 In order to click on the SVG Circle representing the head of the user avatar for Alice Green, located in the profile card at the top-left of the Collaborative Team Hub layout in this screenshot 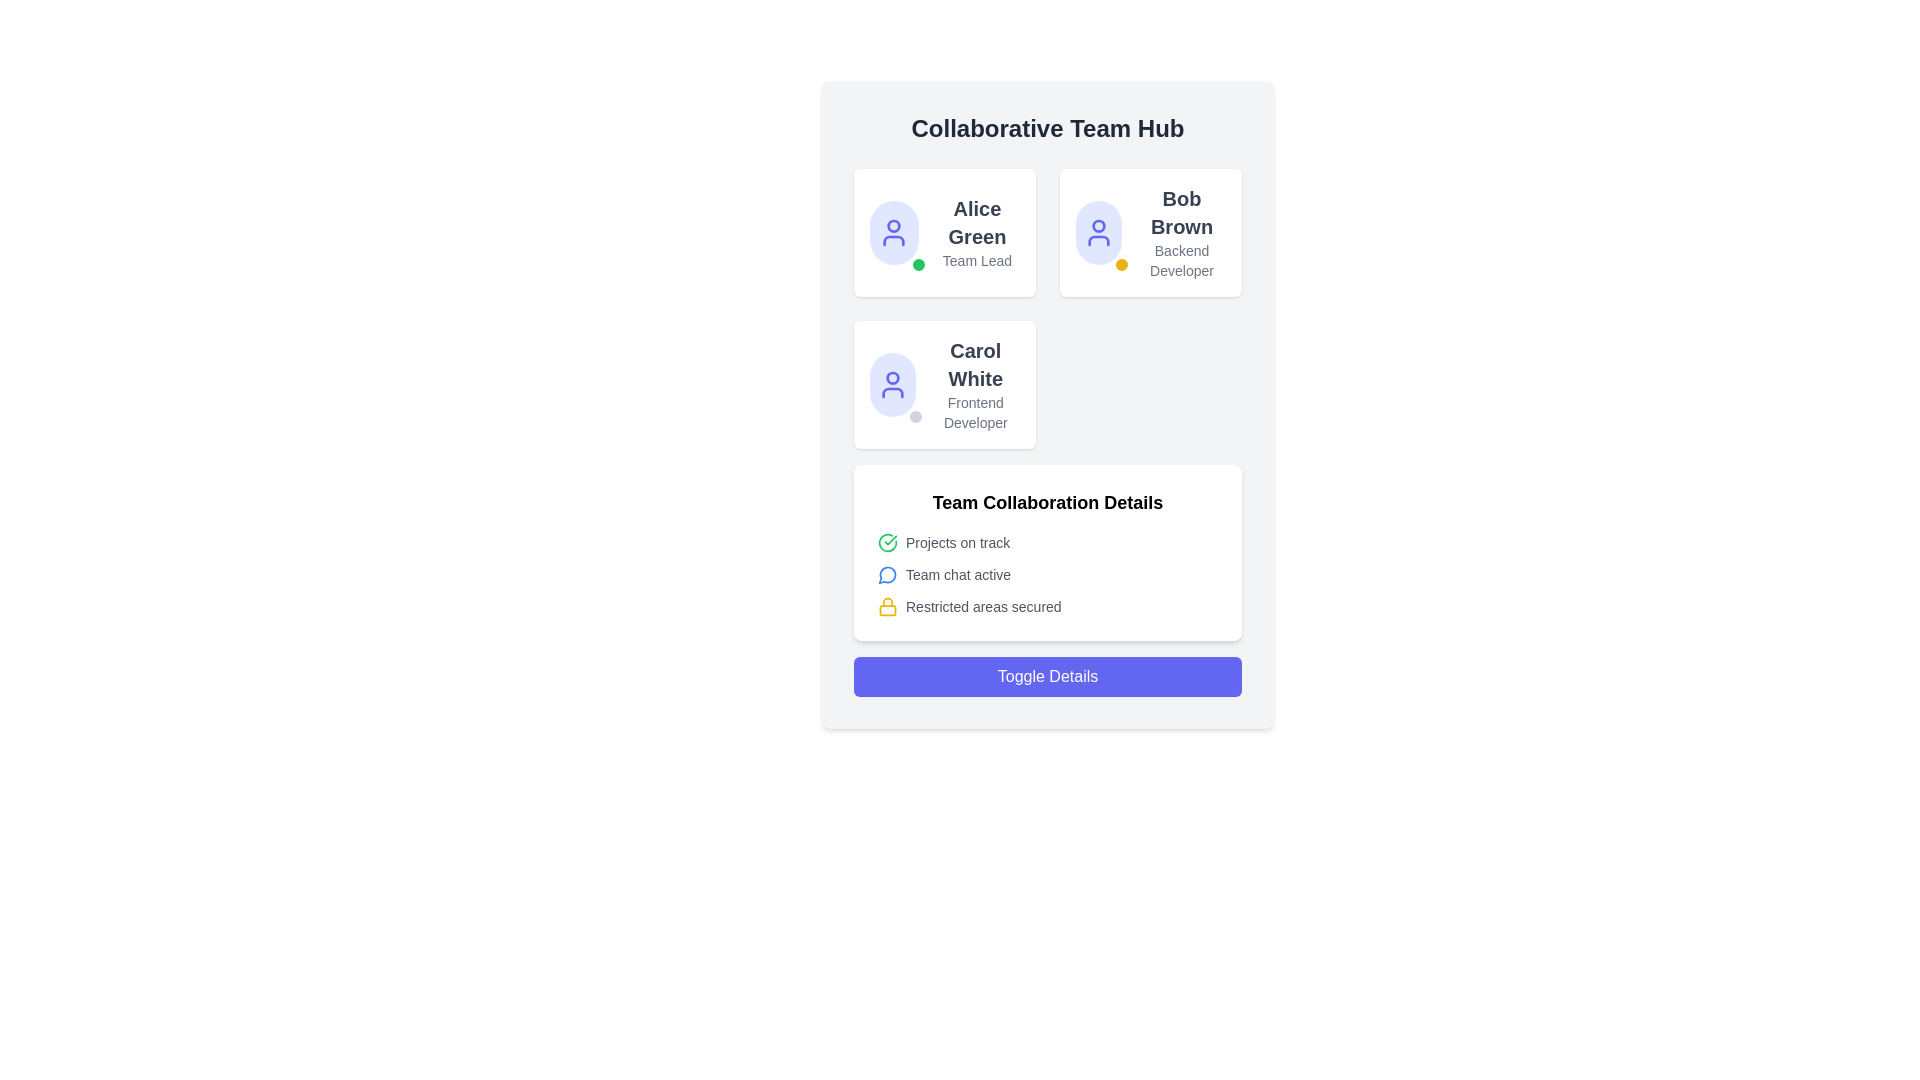, I will do `click(893, 225)`.